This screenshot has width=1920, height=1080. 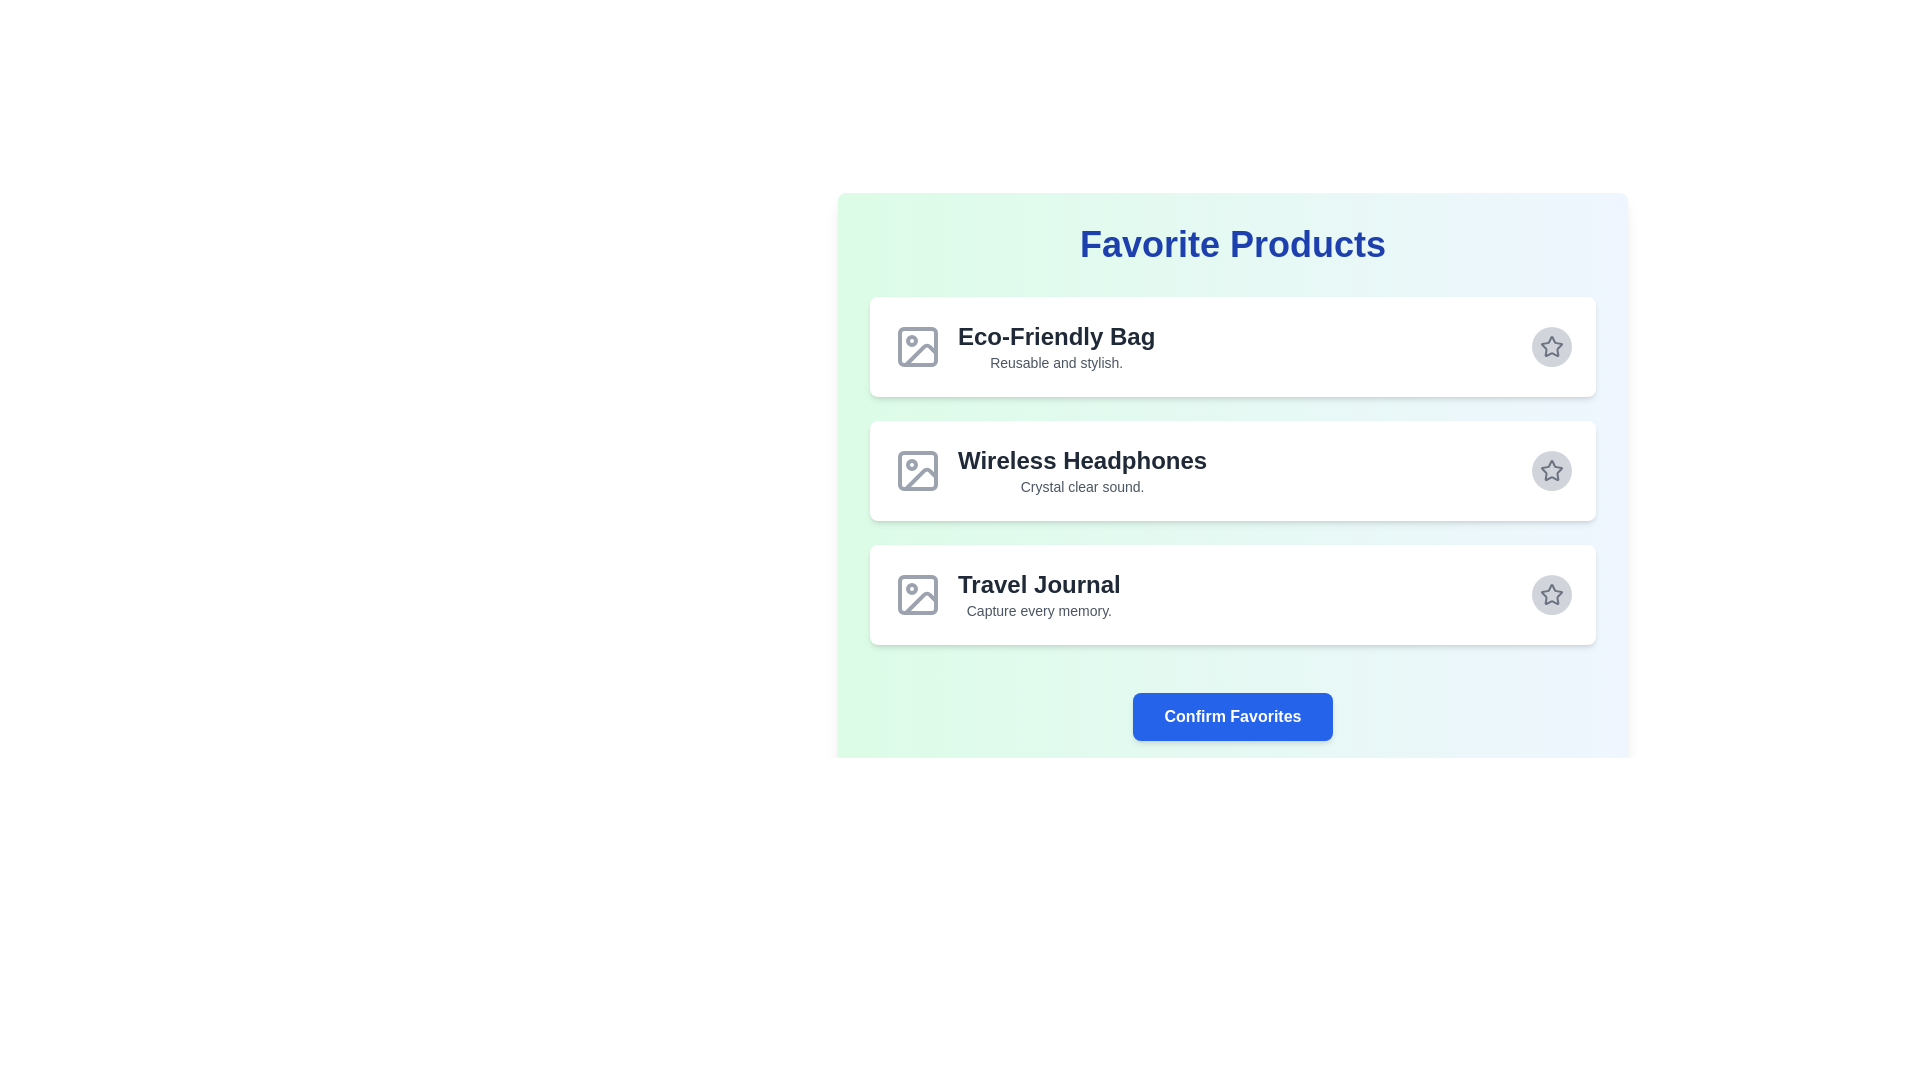 I want to click on star button for the product Eco-Friendly Bag to toggle its favorite status, so click(x=1550, y=346).